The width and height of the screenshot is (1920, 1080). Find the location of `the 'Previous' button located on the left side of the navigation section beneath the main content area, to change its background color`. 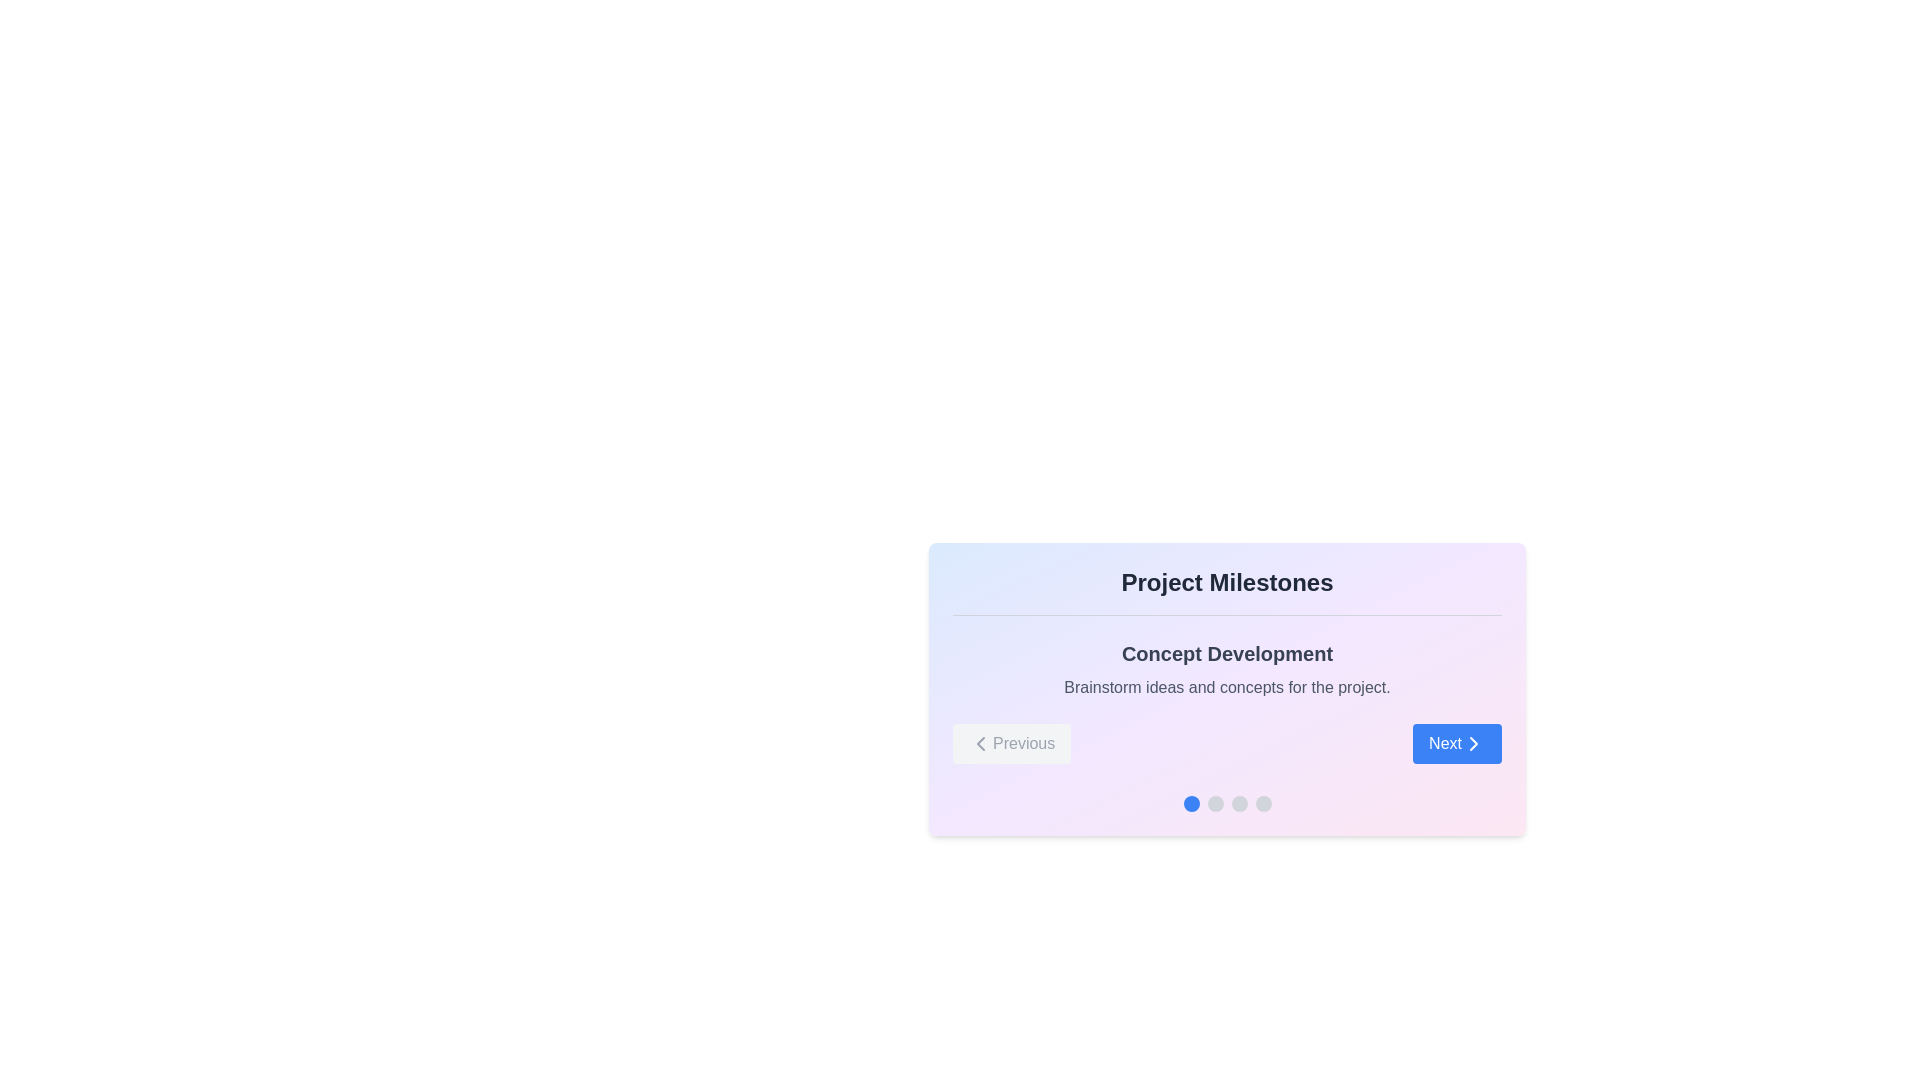

the 'Previous' button located on the left side of the navigation section beneath the main content area, to change its background color is located at coordinates (1012, 744).